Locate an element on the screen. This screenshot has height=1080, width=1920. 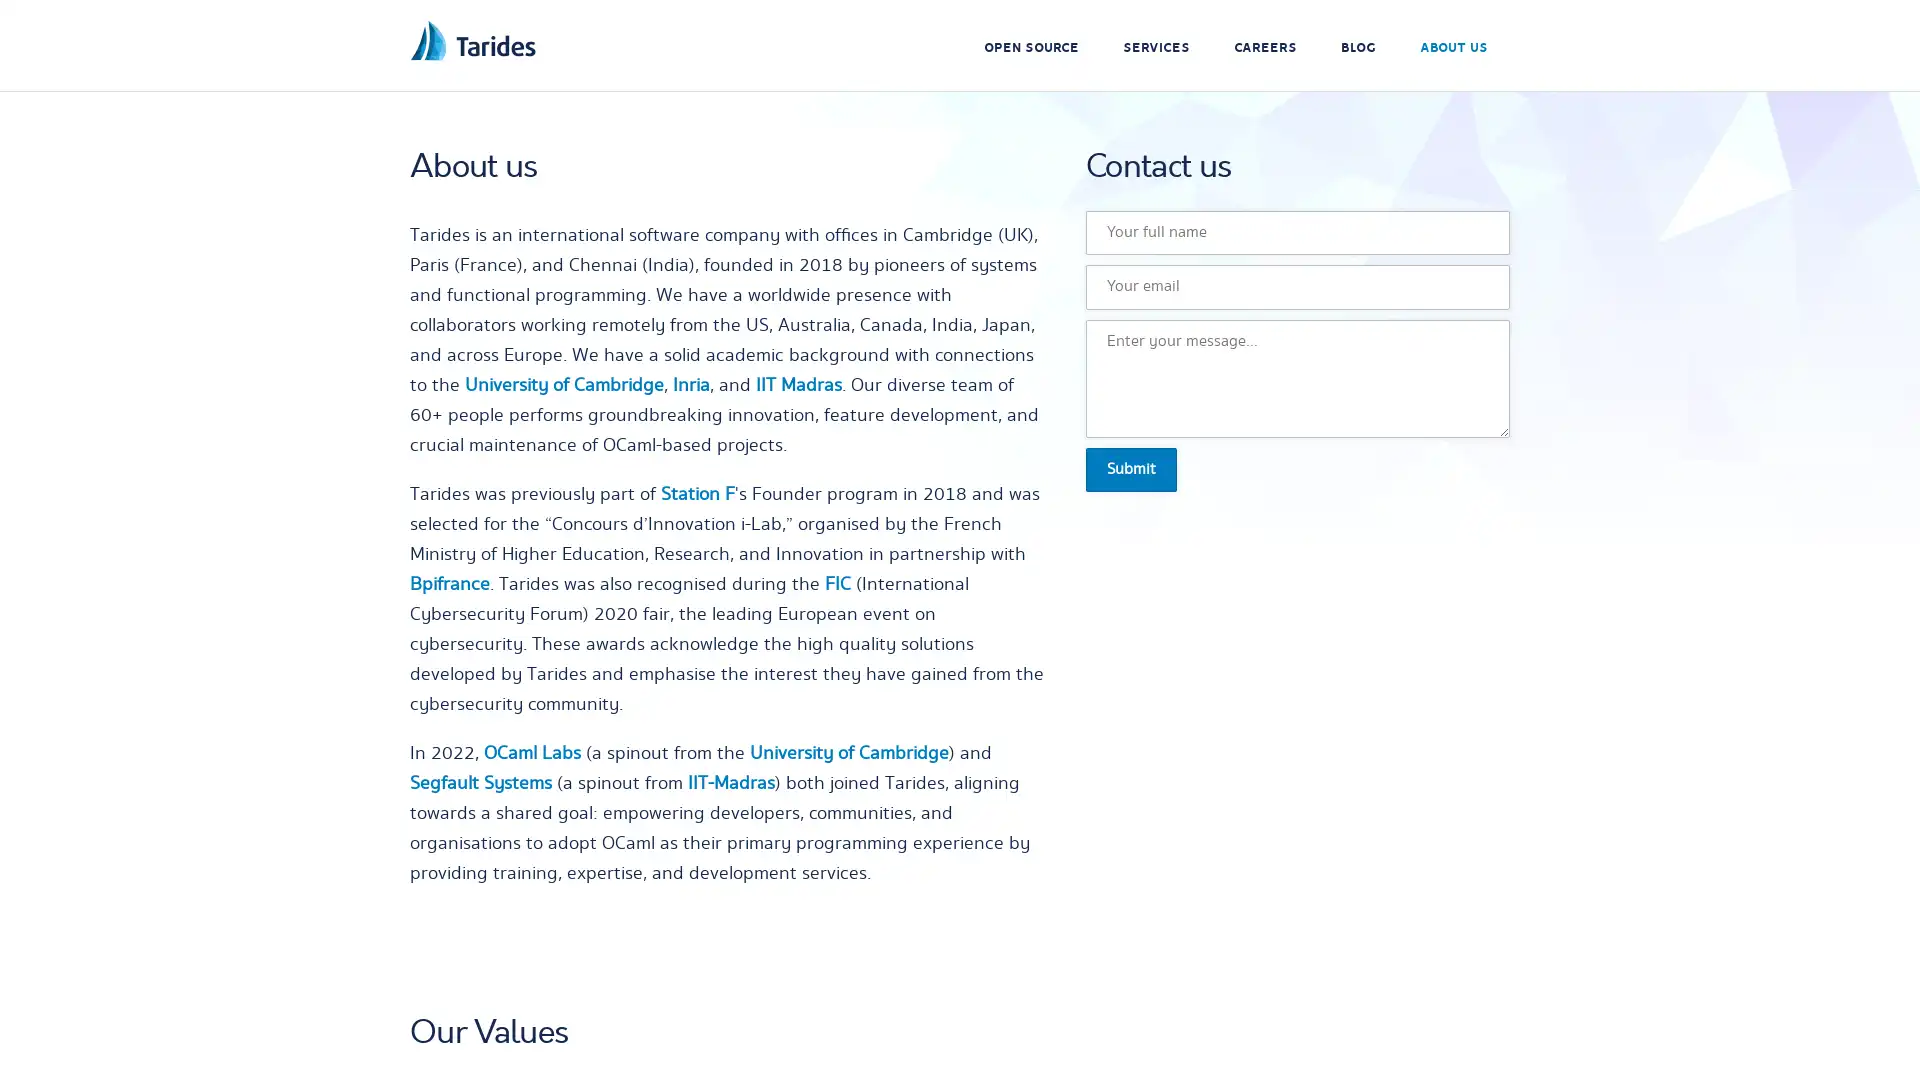
Submit is located at coordinates (1131, 469).